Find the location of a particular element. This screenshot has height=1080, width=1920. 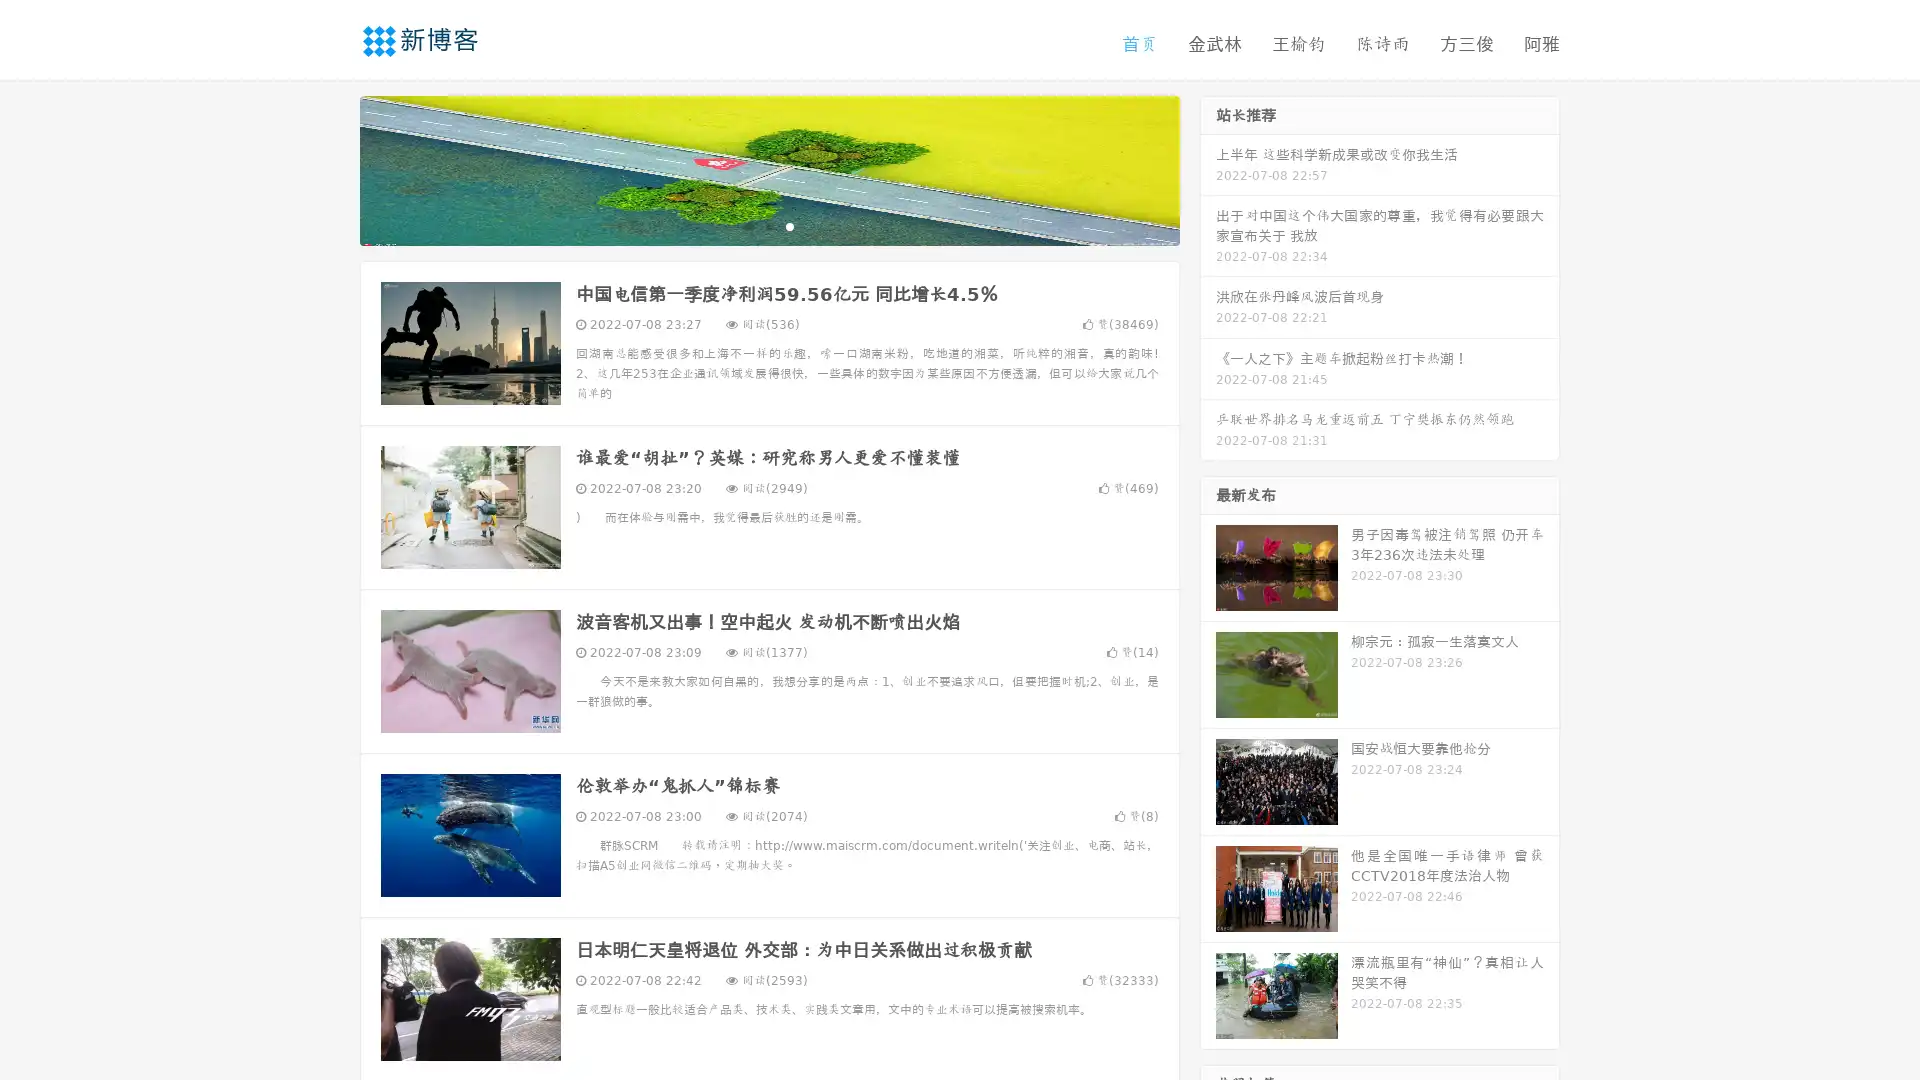

Go to slide 1 is located at coordinates (748, 225).